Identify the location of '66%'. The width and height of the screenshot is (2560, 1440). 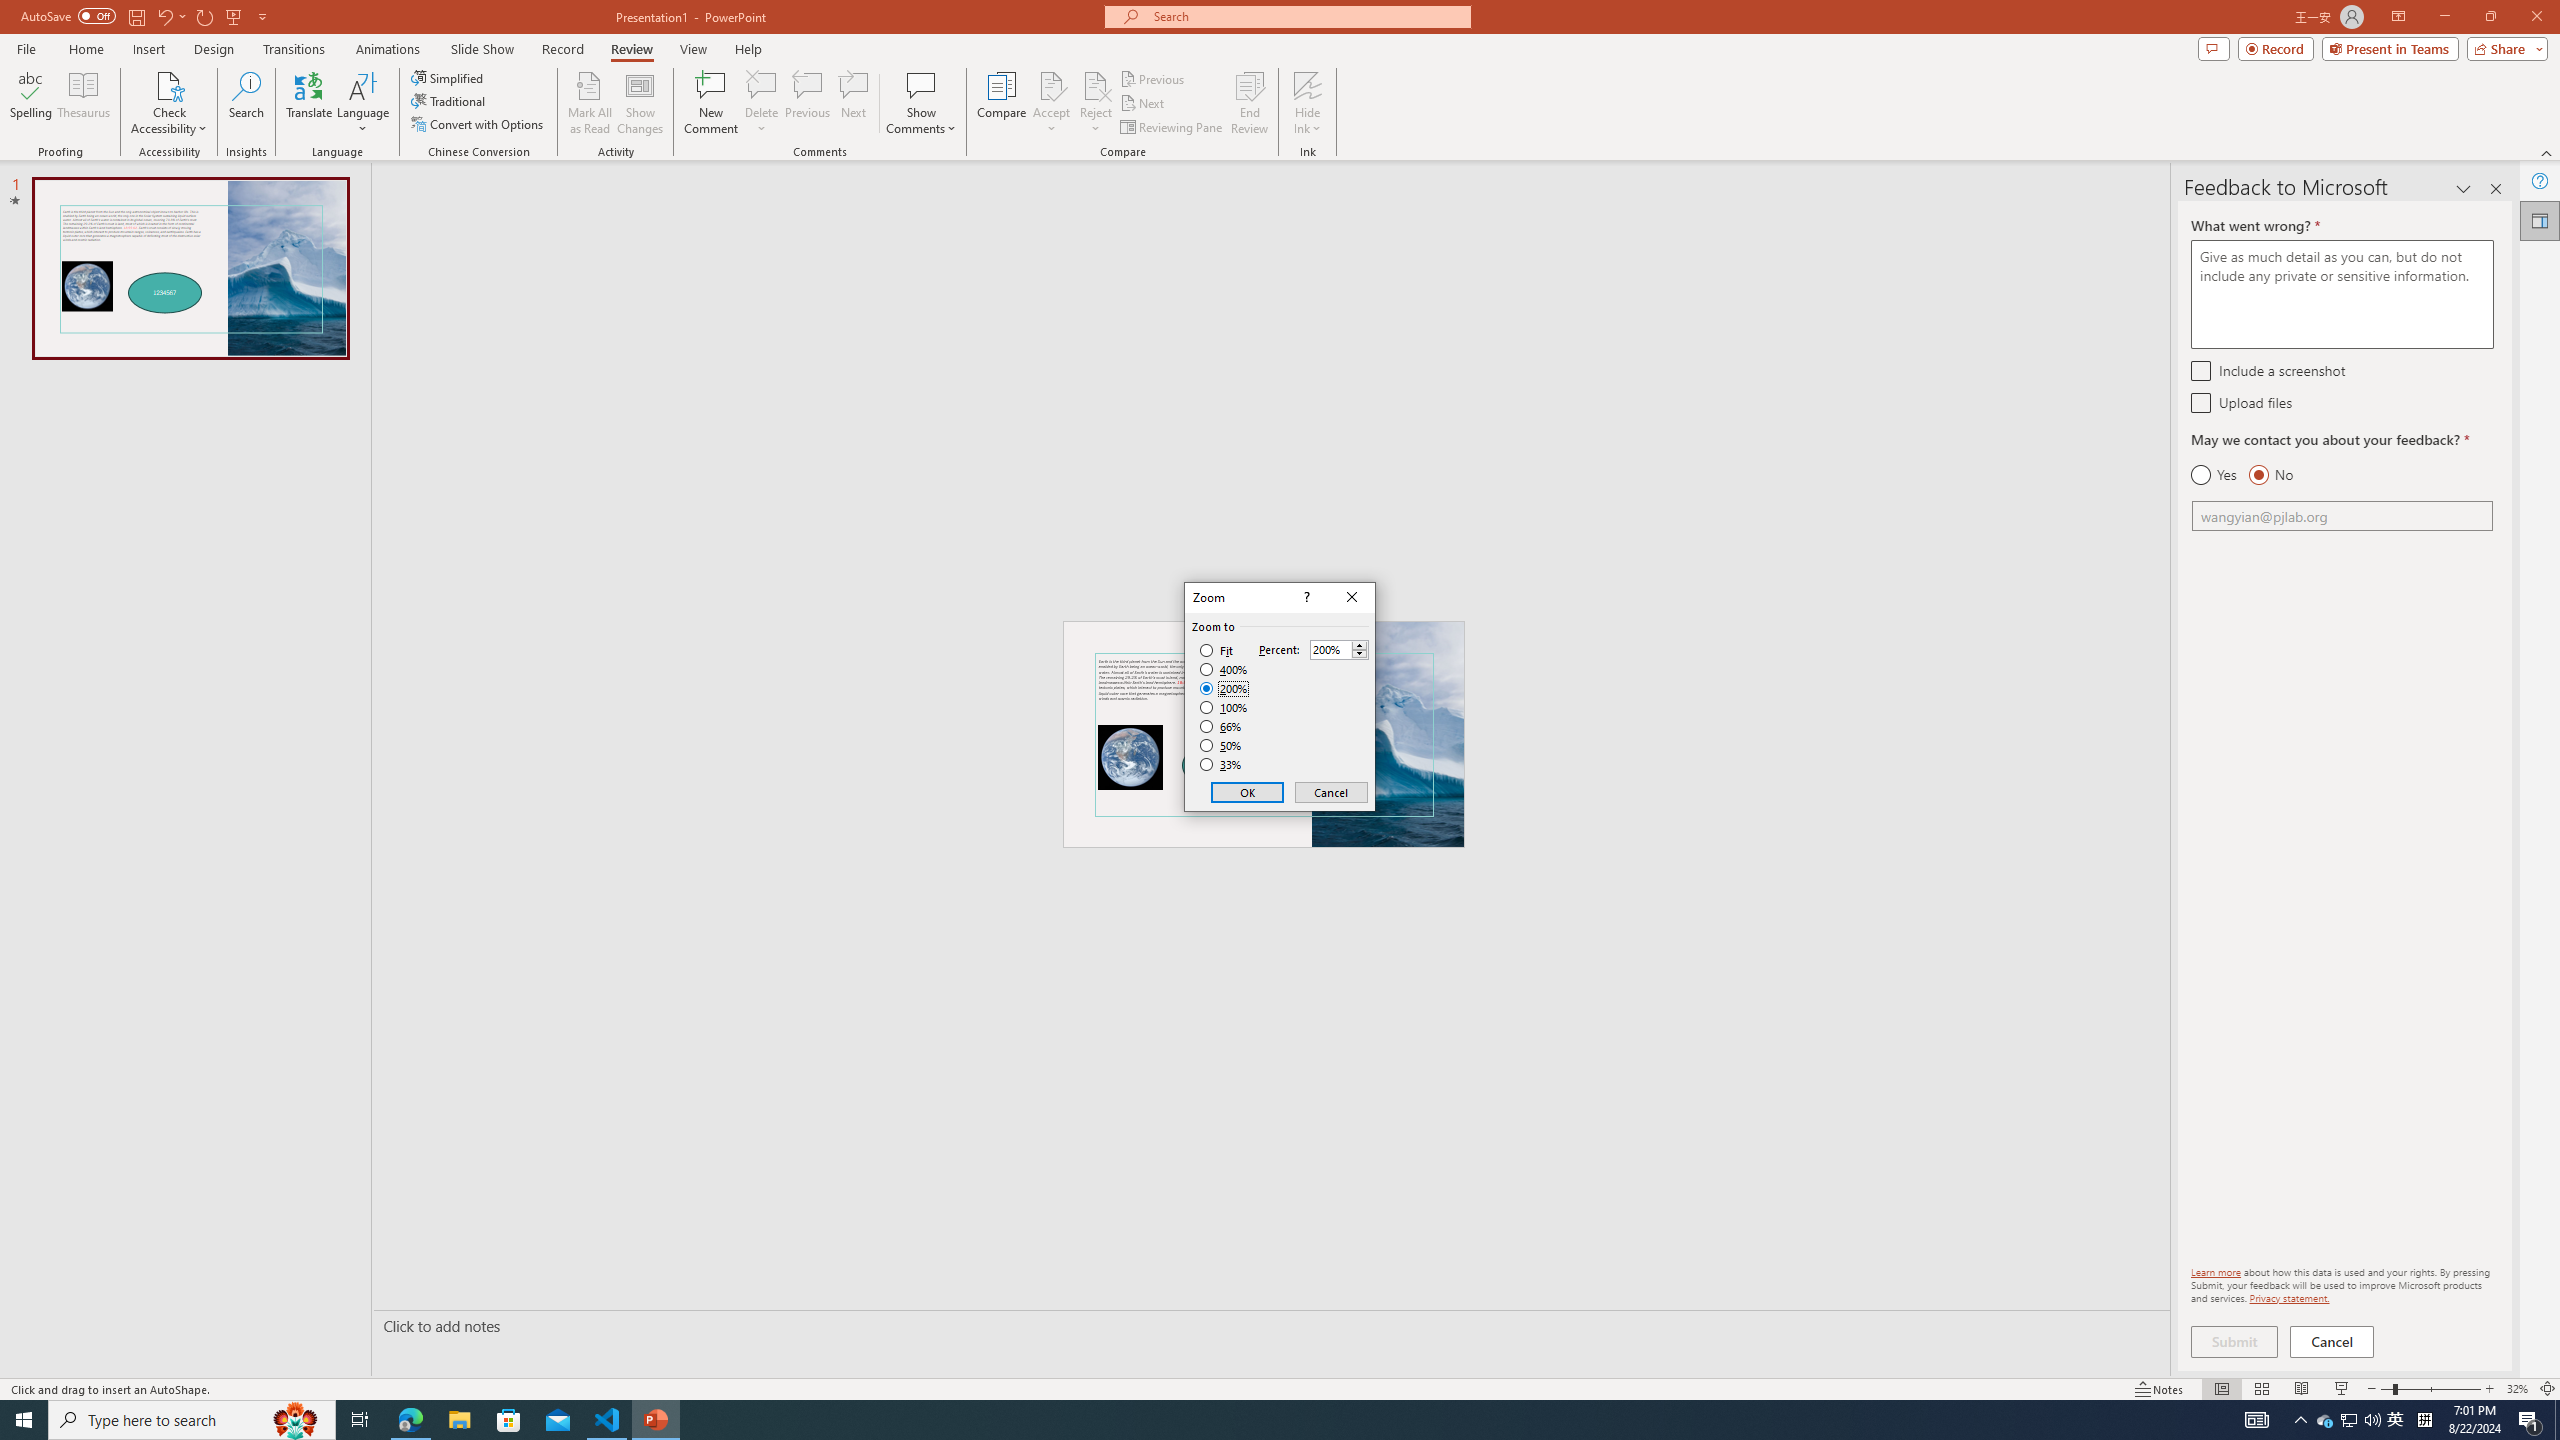
(1222, 725).